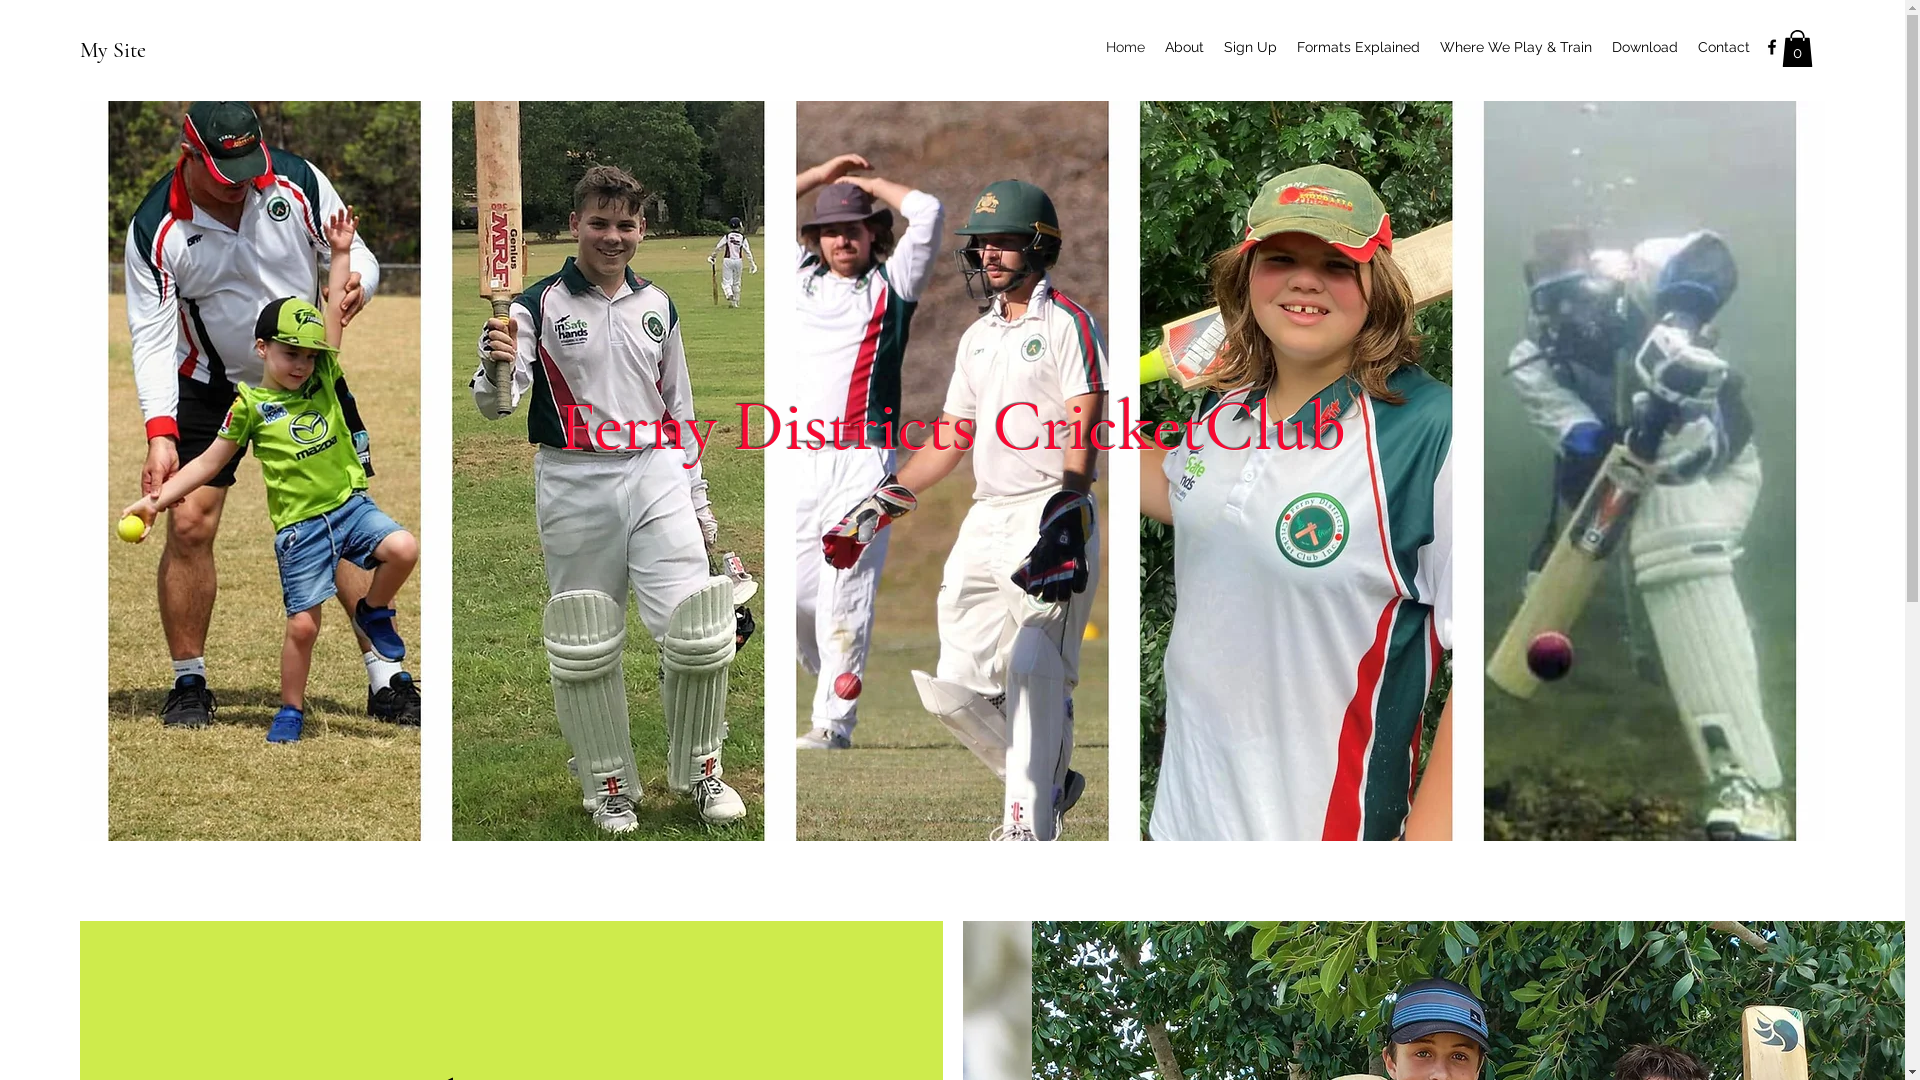 The image size is (1920, 1080). I want to click on 'Contact', so click(1722, 45).